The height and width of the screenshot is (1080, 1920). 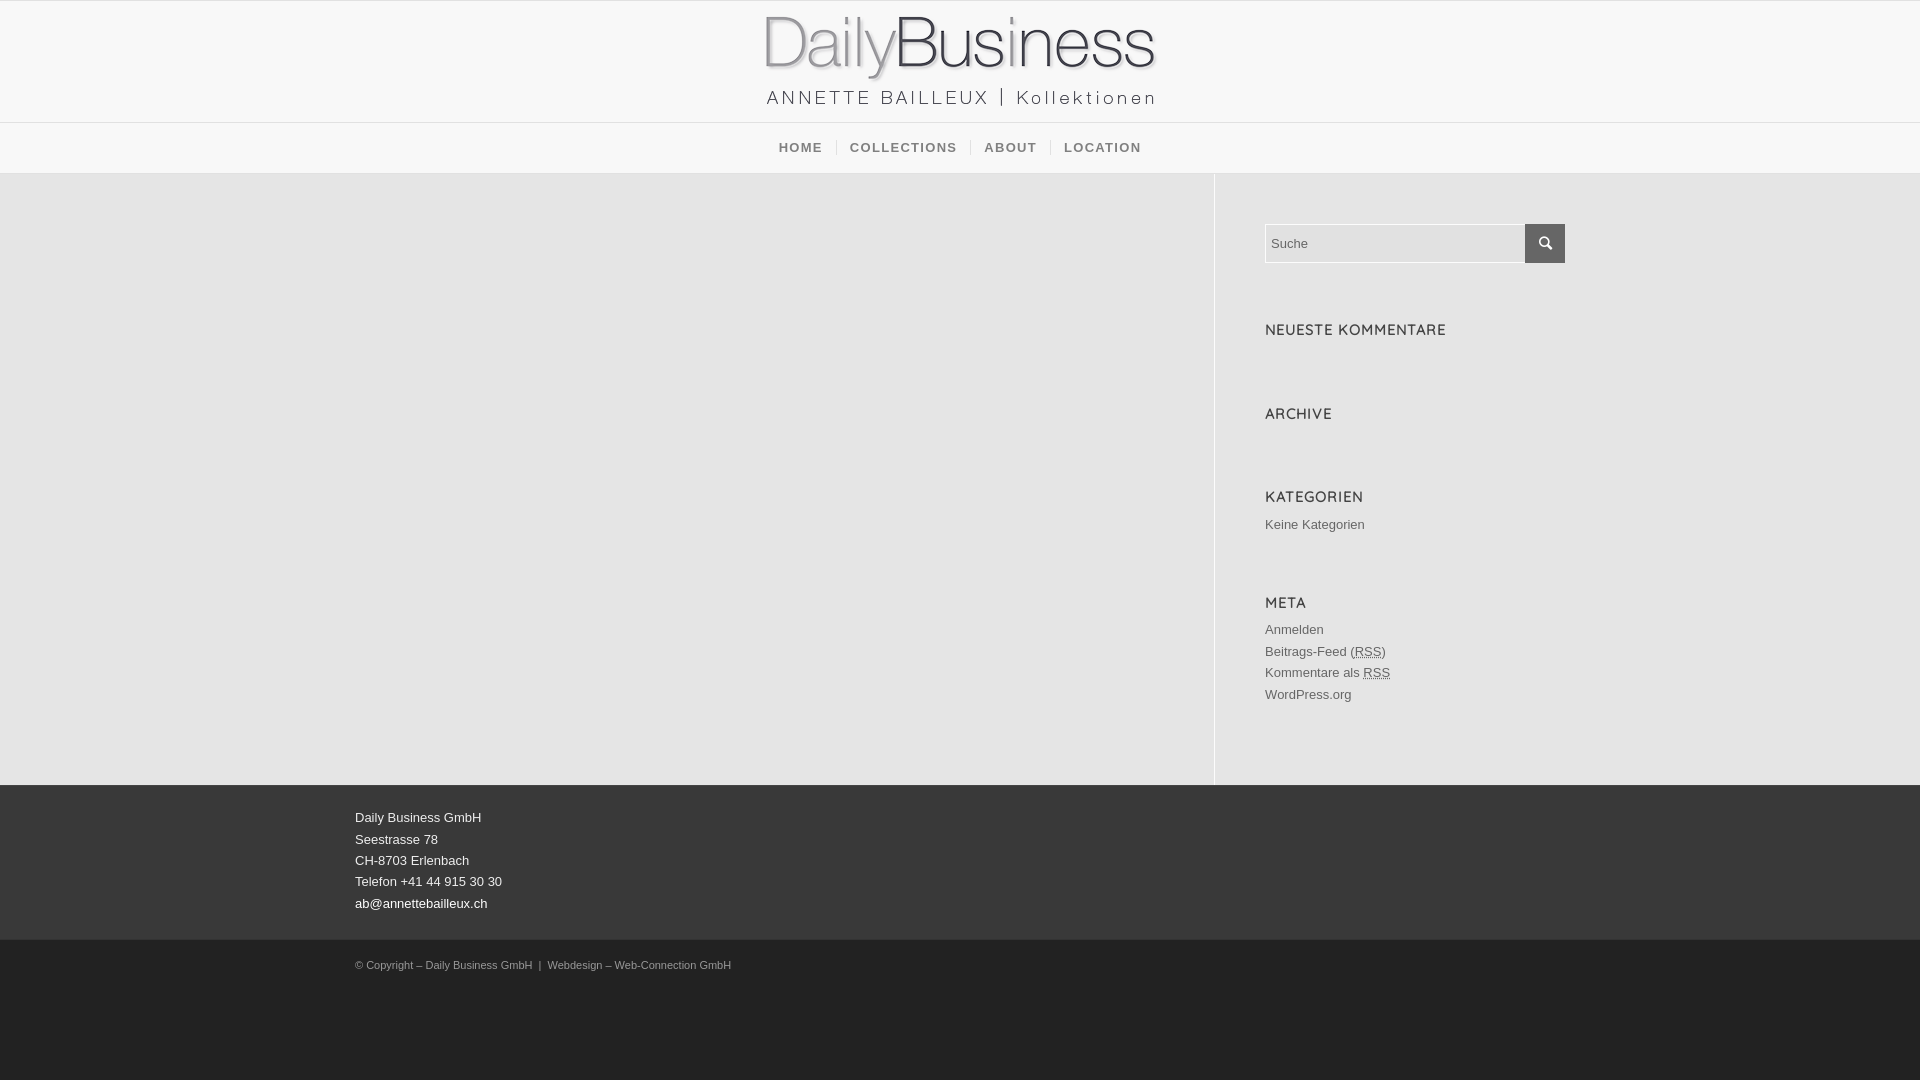 What do you see at coordinates (1325, 651) in the screenshot?
I see `'Beitrags-Feed (RSS)'` at bounding box center [1325, 651].